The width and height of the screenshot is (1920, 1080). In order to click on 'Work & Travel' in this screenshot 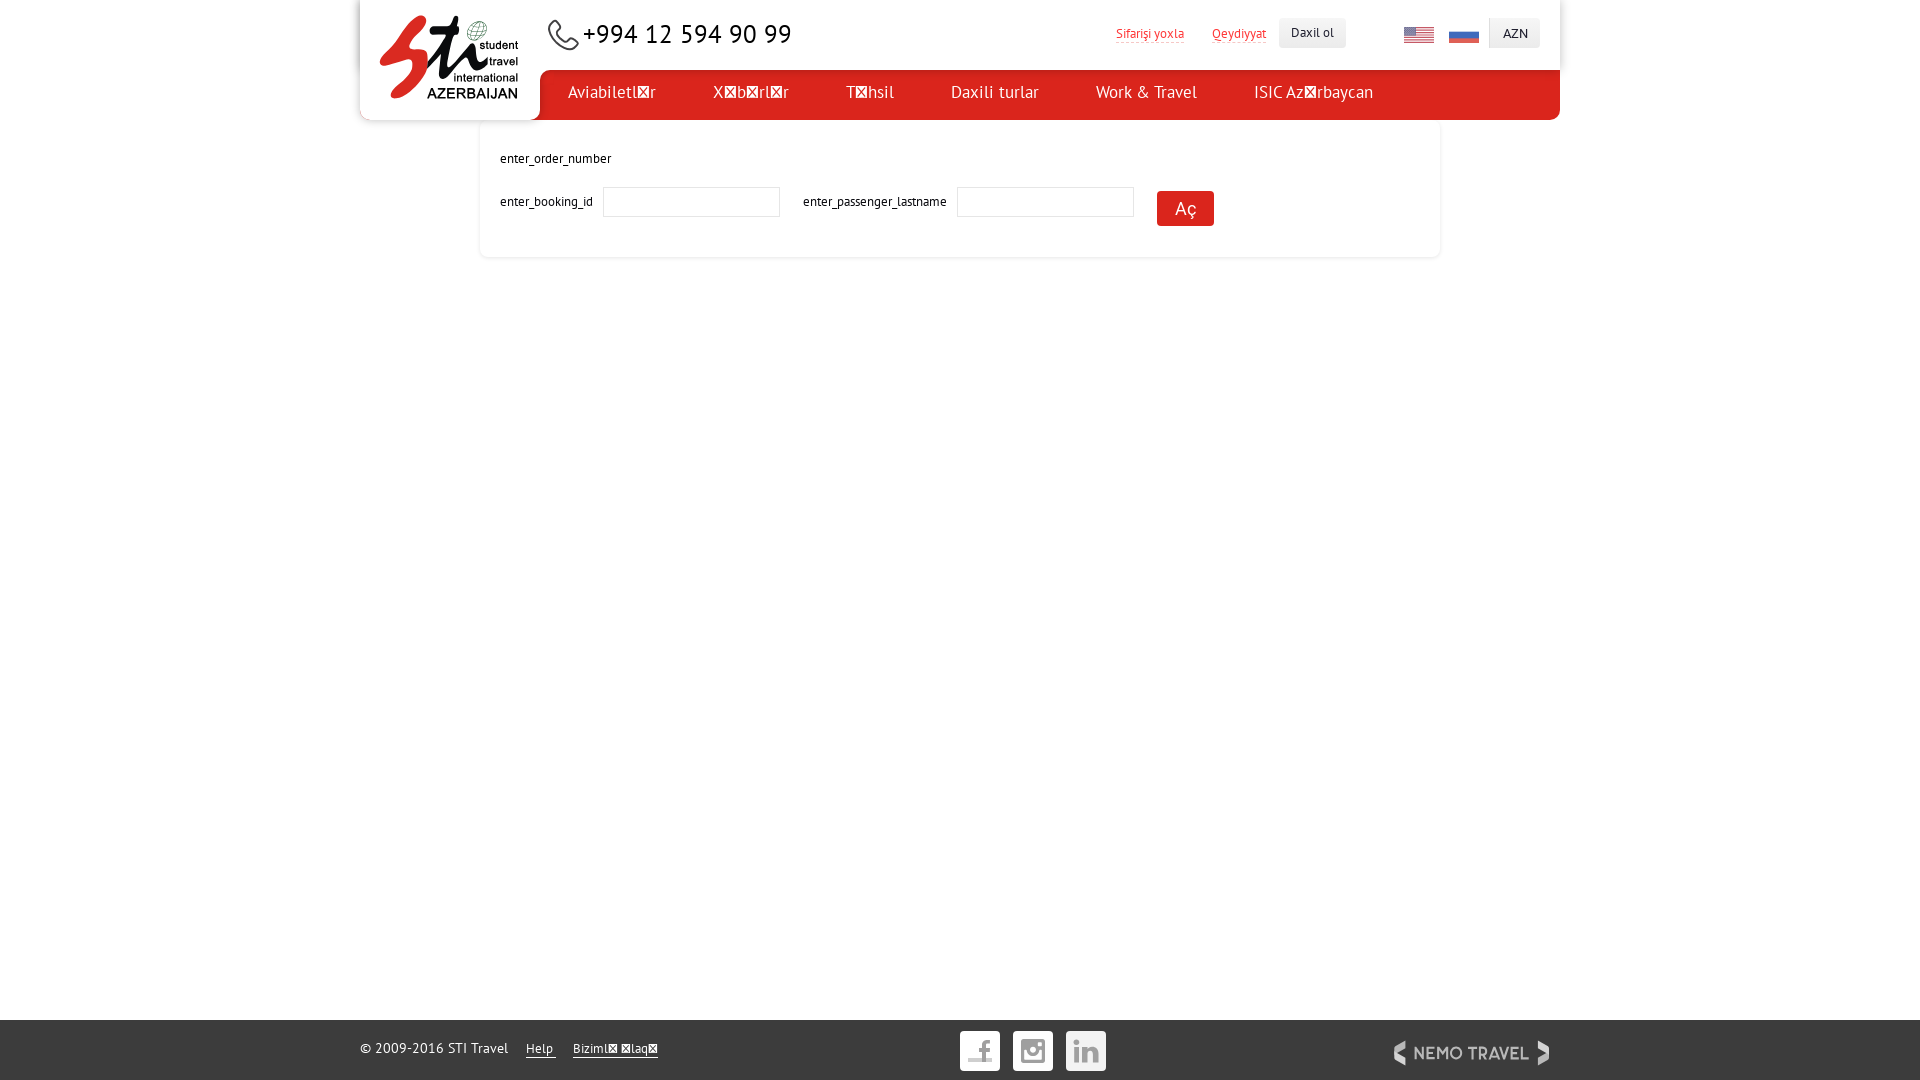, I will do `click(1146, 95)`.